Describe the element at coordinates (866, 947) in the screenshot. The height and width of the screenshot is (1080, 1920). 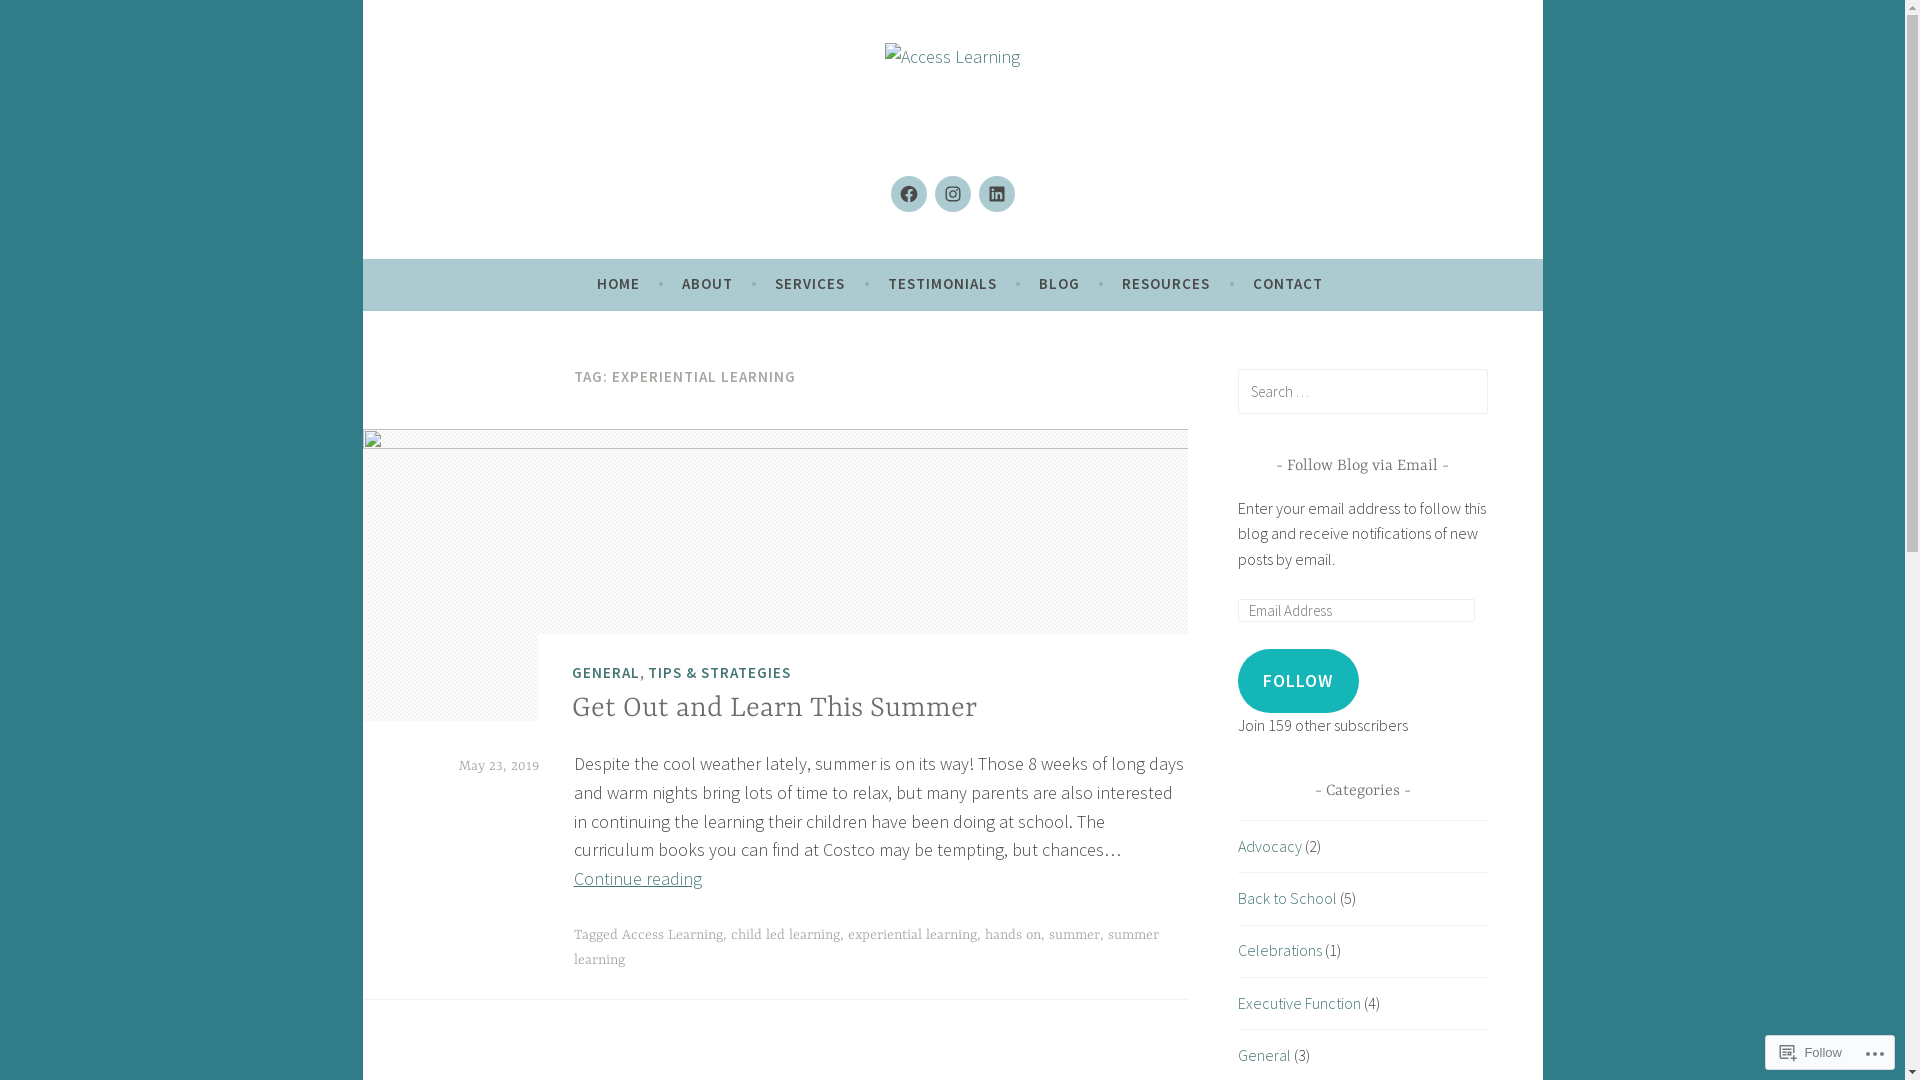
I see `'summer learning'` at that location.